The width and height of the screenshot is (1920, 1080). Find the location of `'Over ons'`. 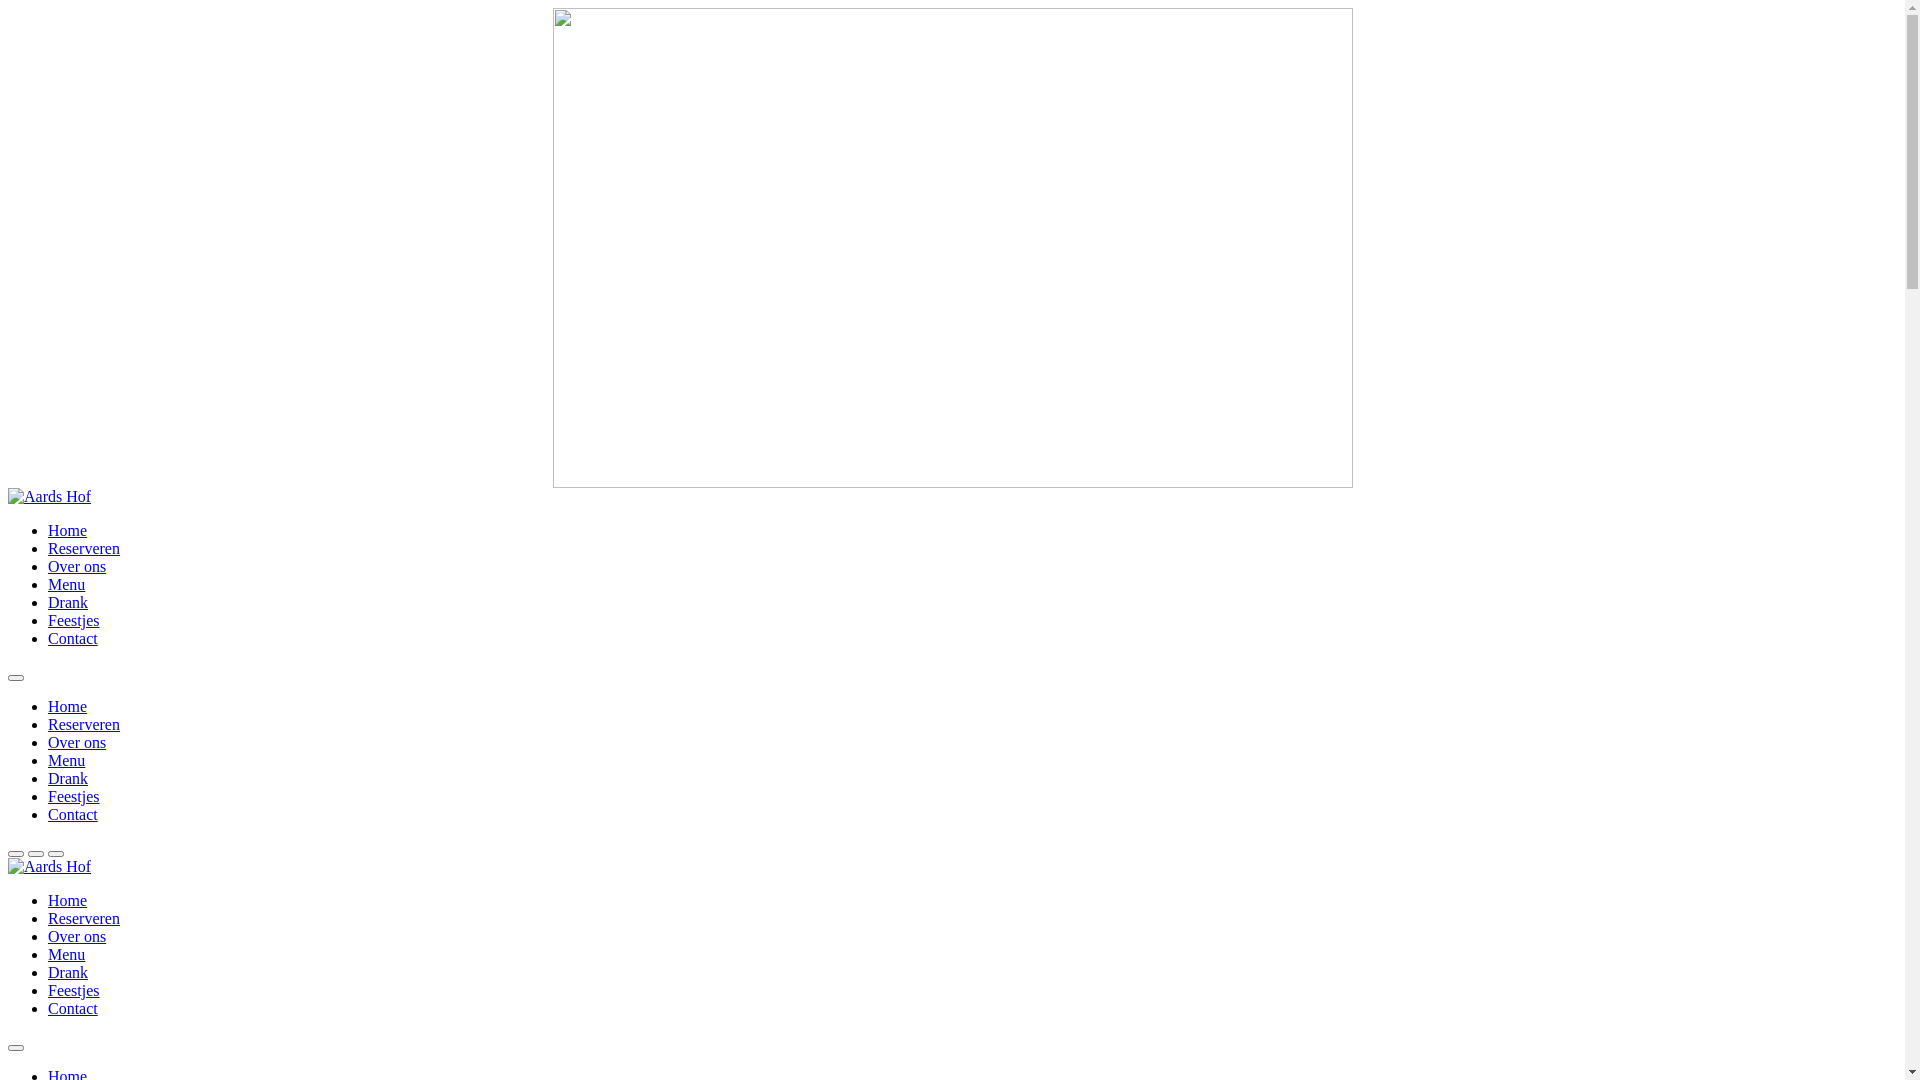

'Over ons' is located at coordinates (48, 566).